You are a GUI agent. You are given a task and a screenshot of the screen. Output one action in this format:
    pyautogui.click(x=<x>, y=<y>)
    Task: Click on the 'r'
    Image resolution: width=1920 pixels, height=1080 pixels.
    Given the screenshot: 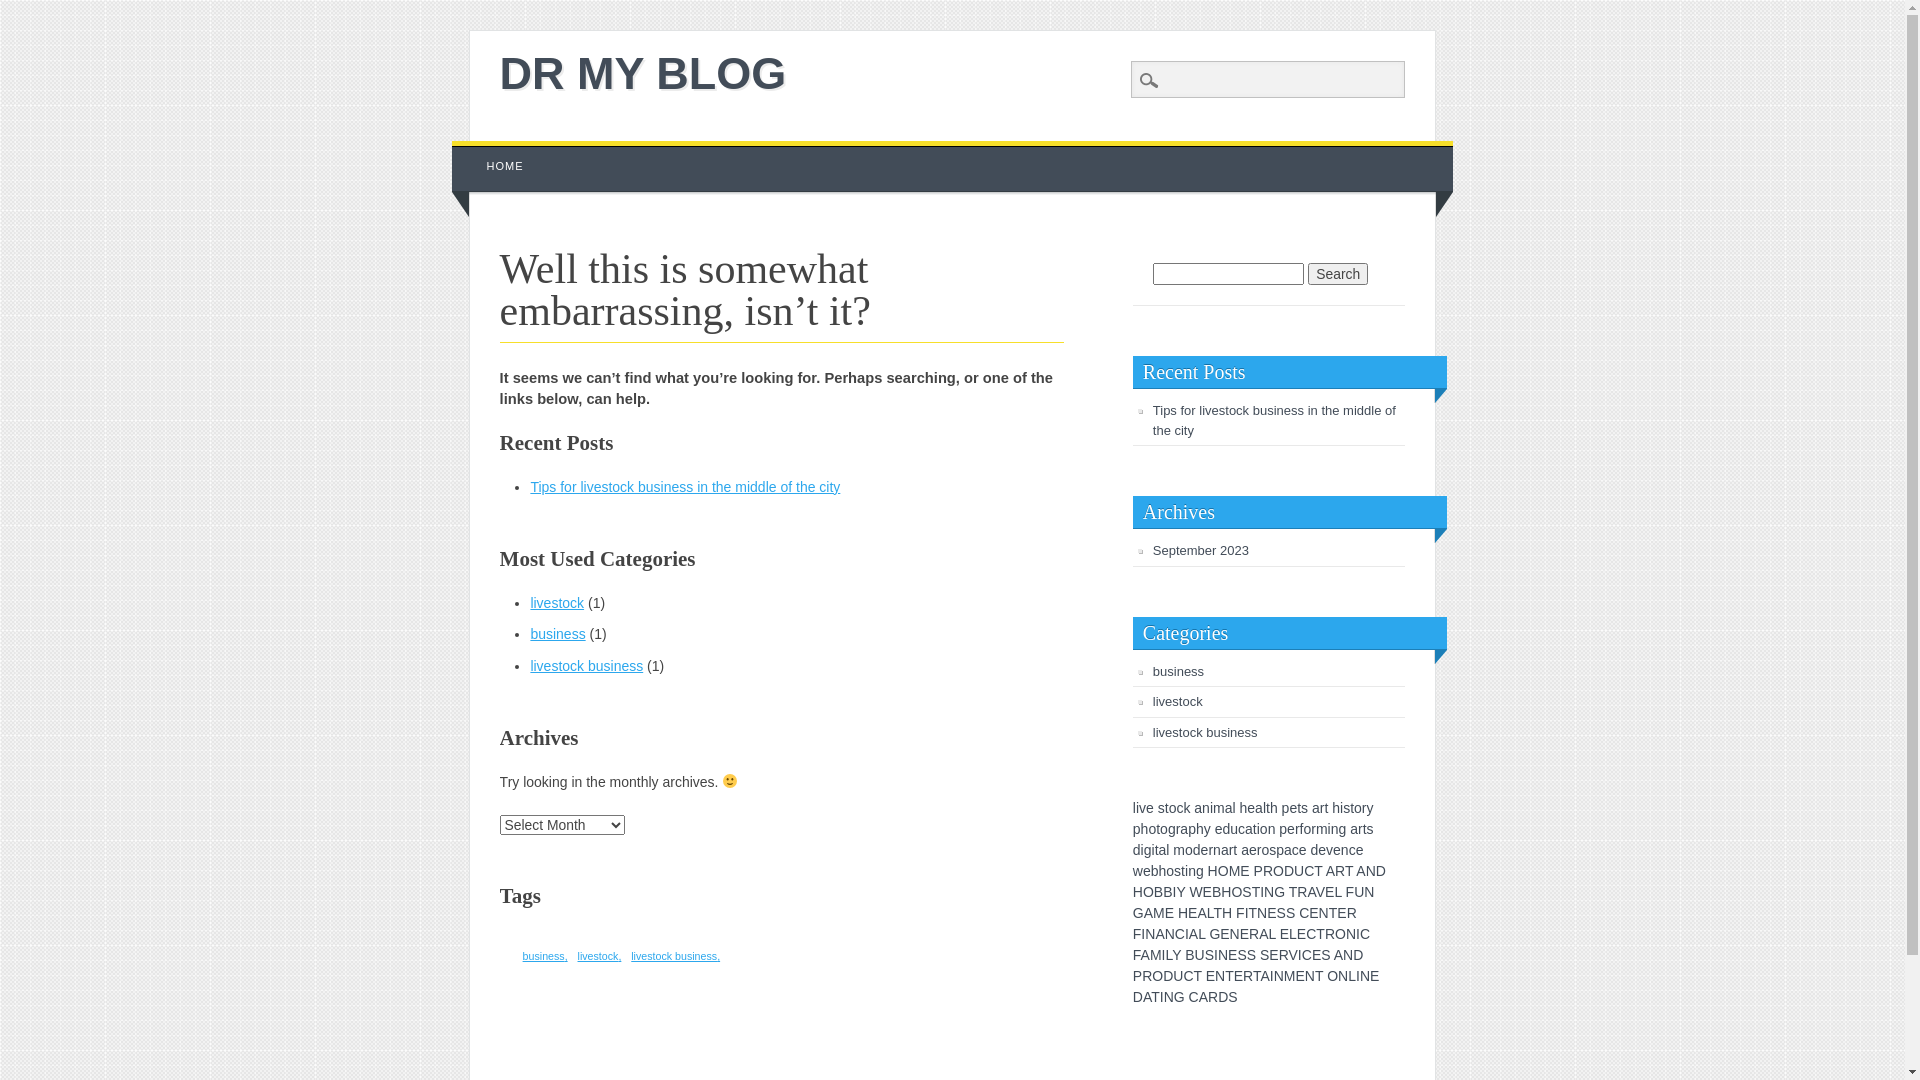 What is the action you would take?
    pyautogui.click(x=1313, y=829)
    